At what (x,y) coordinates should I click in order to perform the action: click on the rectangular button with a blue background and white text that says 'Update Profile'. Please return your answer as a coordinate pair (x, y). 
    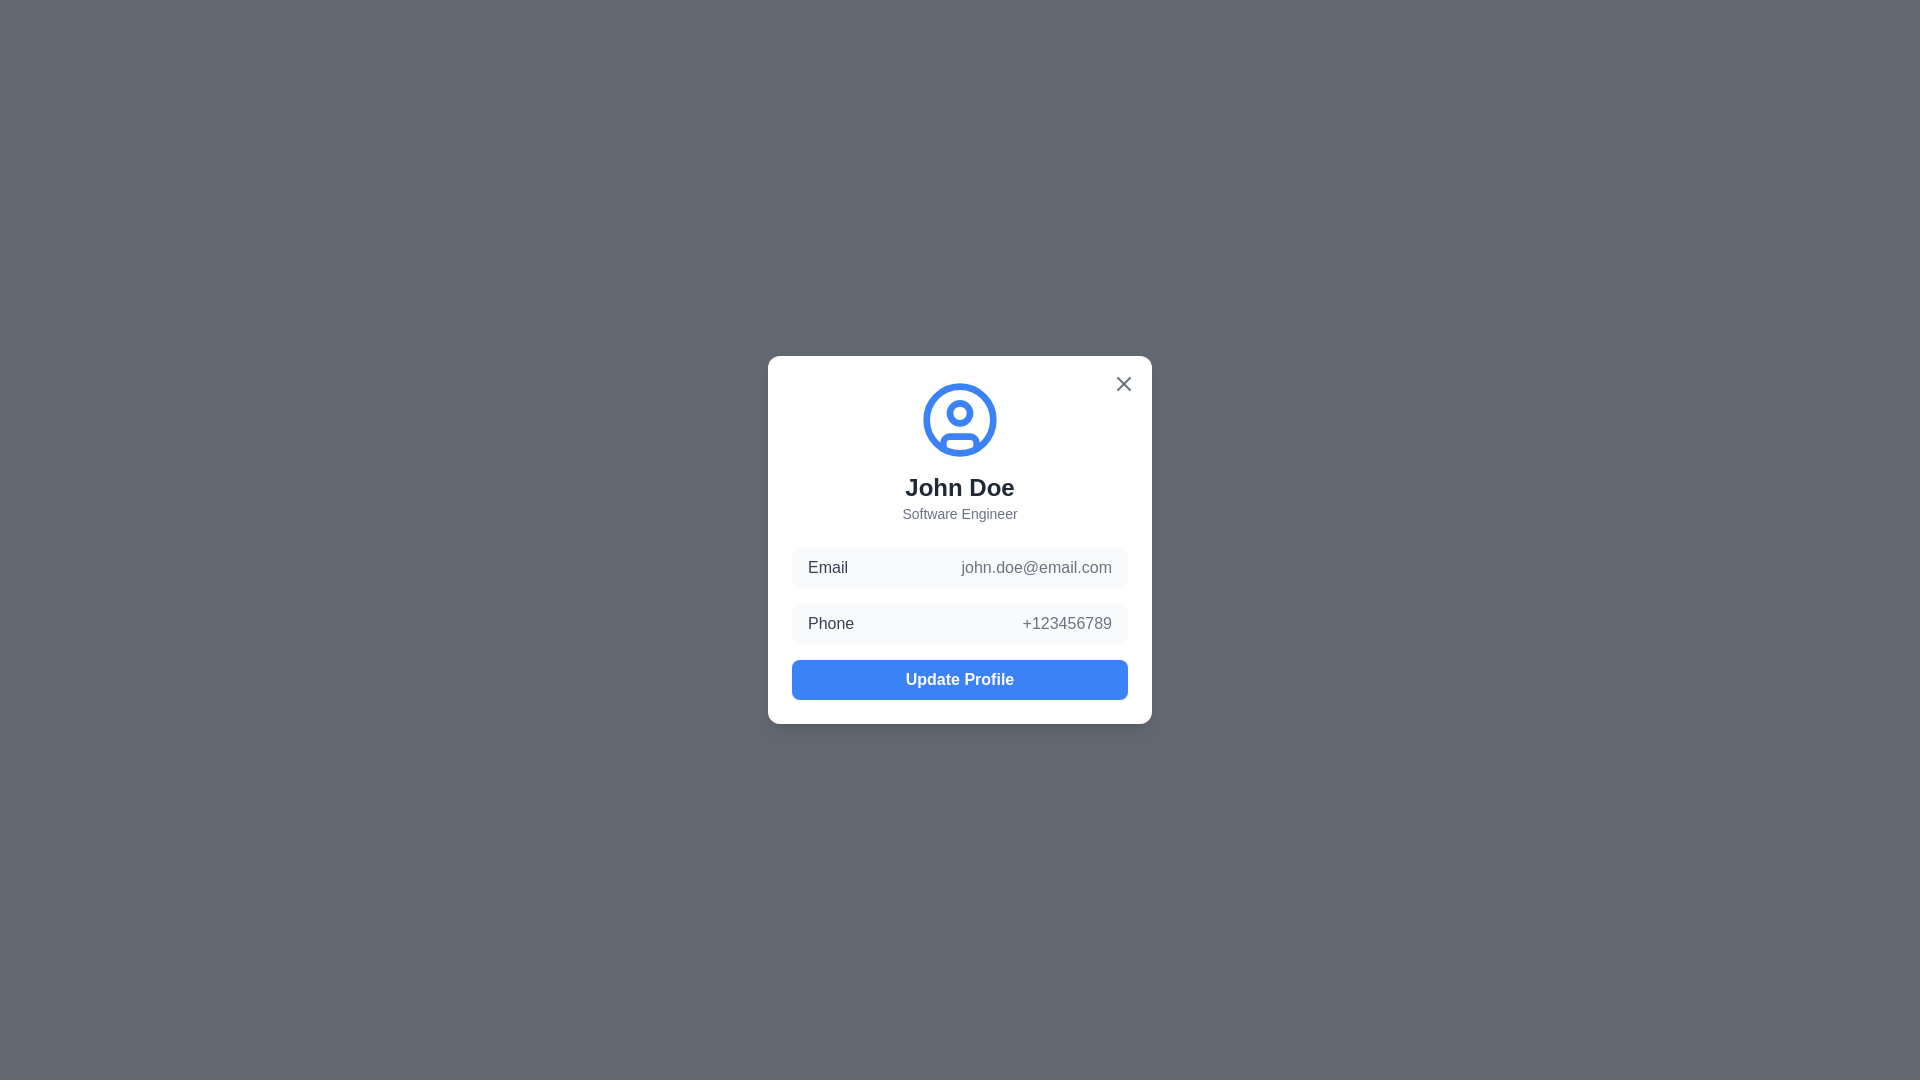
    Looking at the image, I should click on (960, 678).